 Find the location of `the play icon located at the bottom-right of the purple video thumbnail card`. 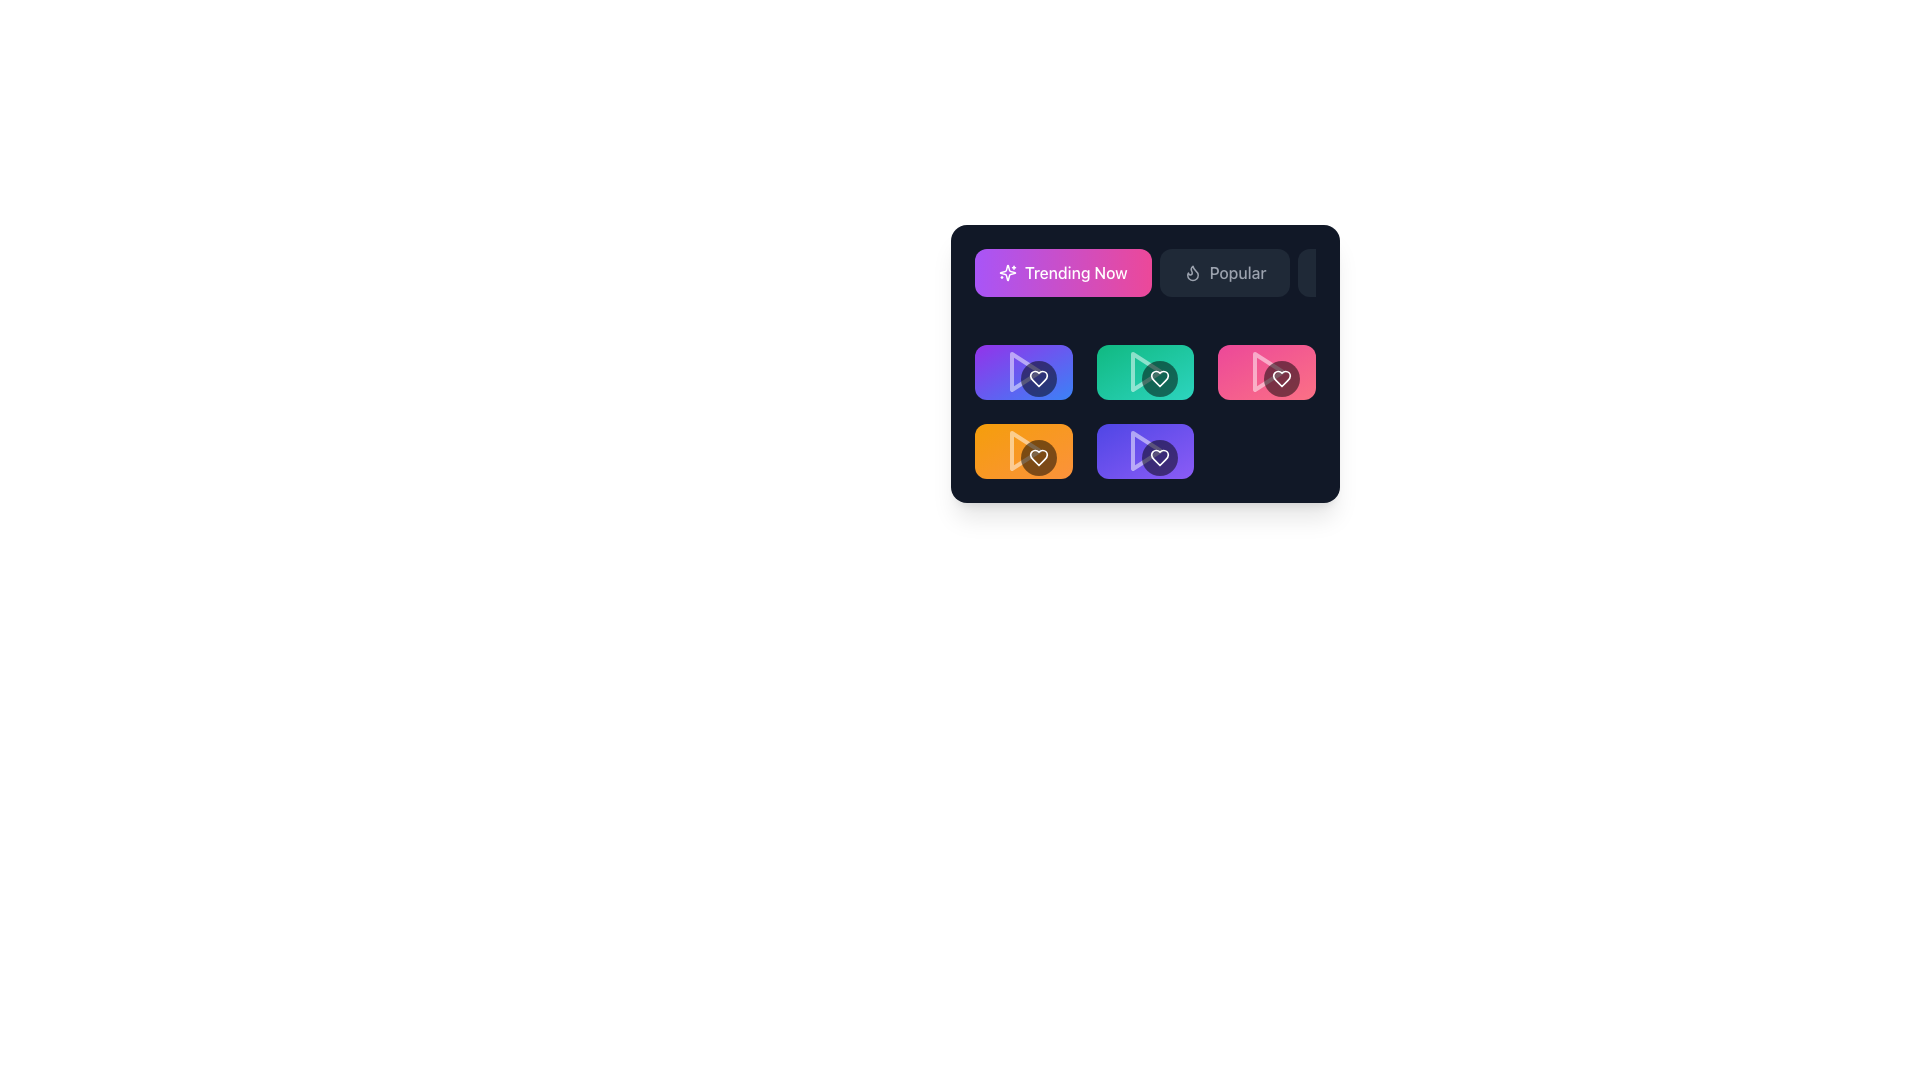

the play icon located at the bottom-right of the purple video thumbnail card is located at coordinates (1147, 451).